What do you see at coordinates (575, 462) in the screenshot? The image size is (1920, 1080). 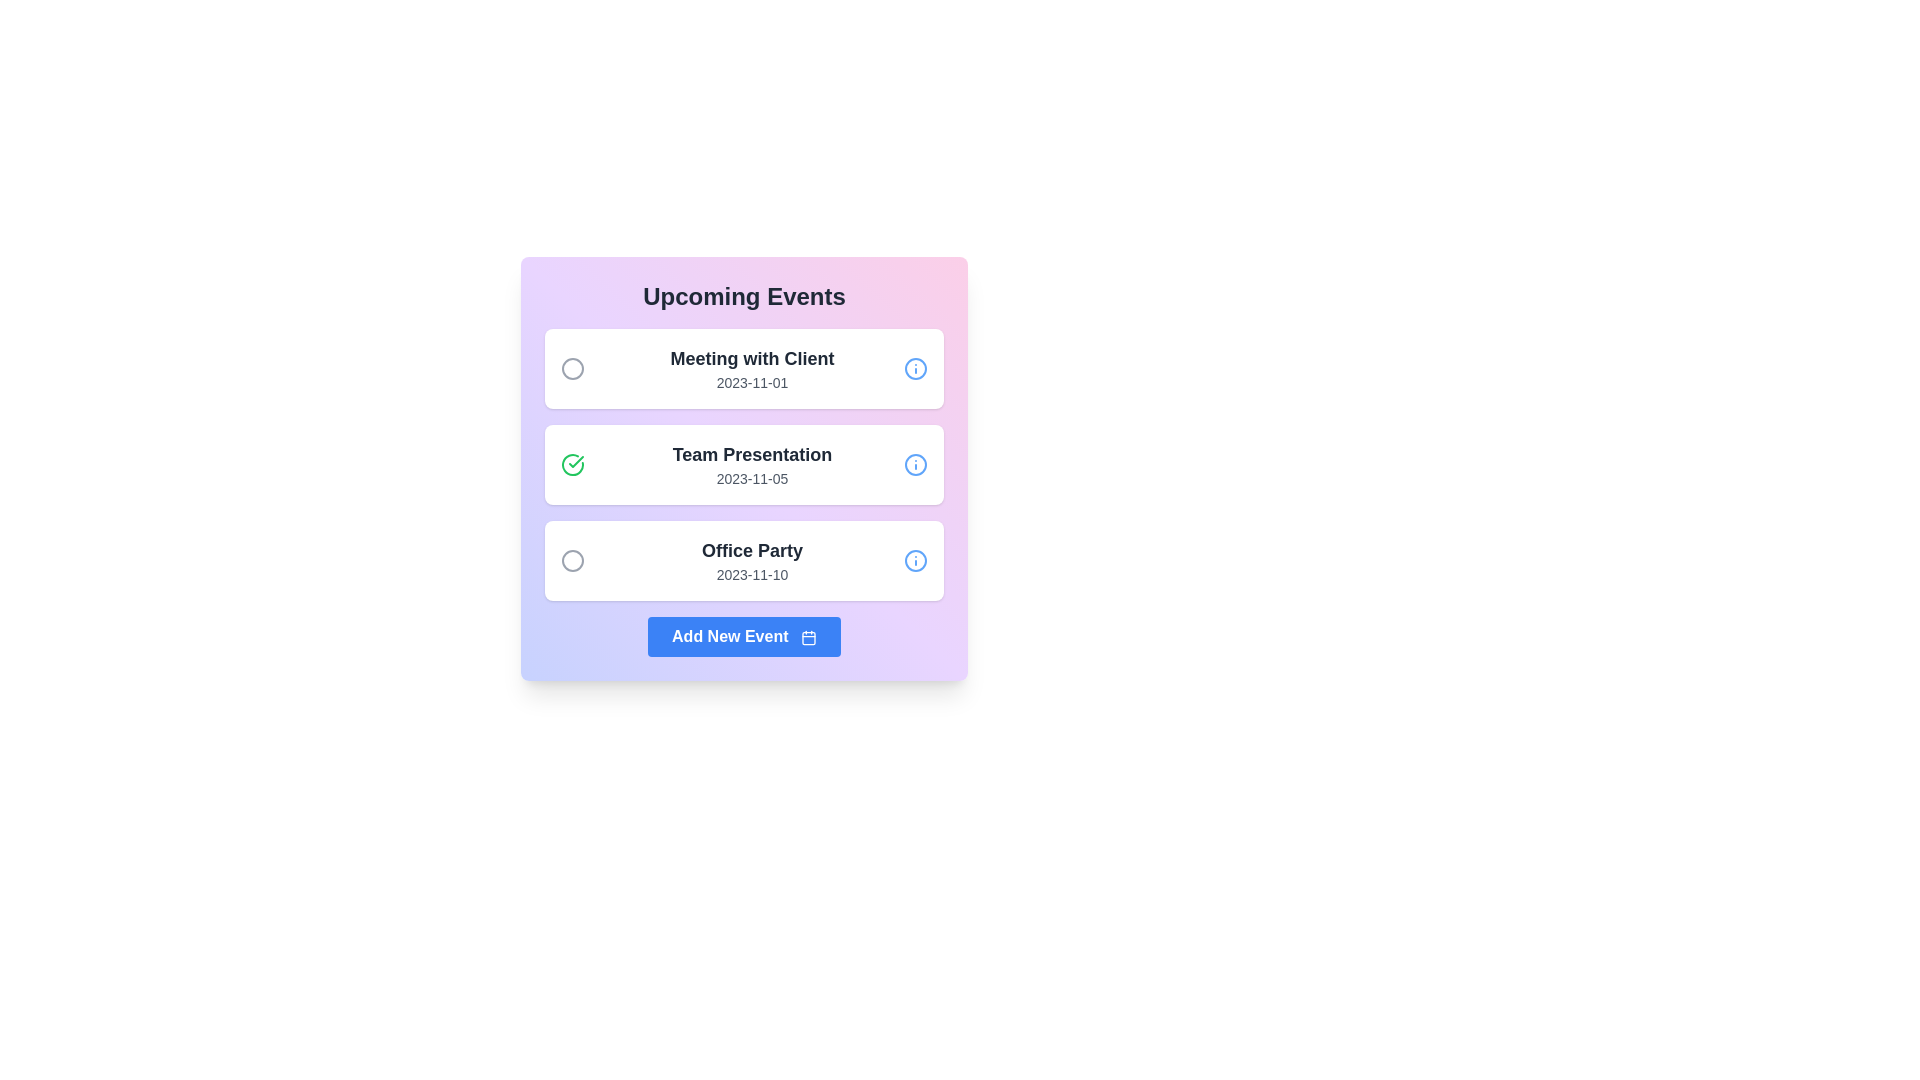 I see `the green checkmark icon, which is part of the circular component located in the top-right corner of the 'Team Presentation' list item in the 'Upcoming Events' panel` at bounding box center [575, 462].